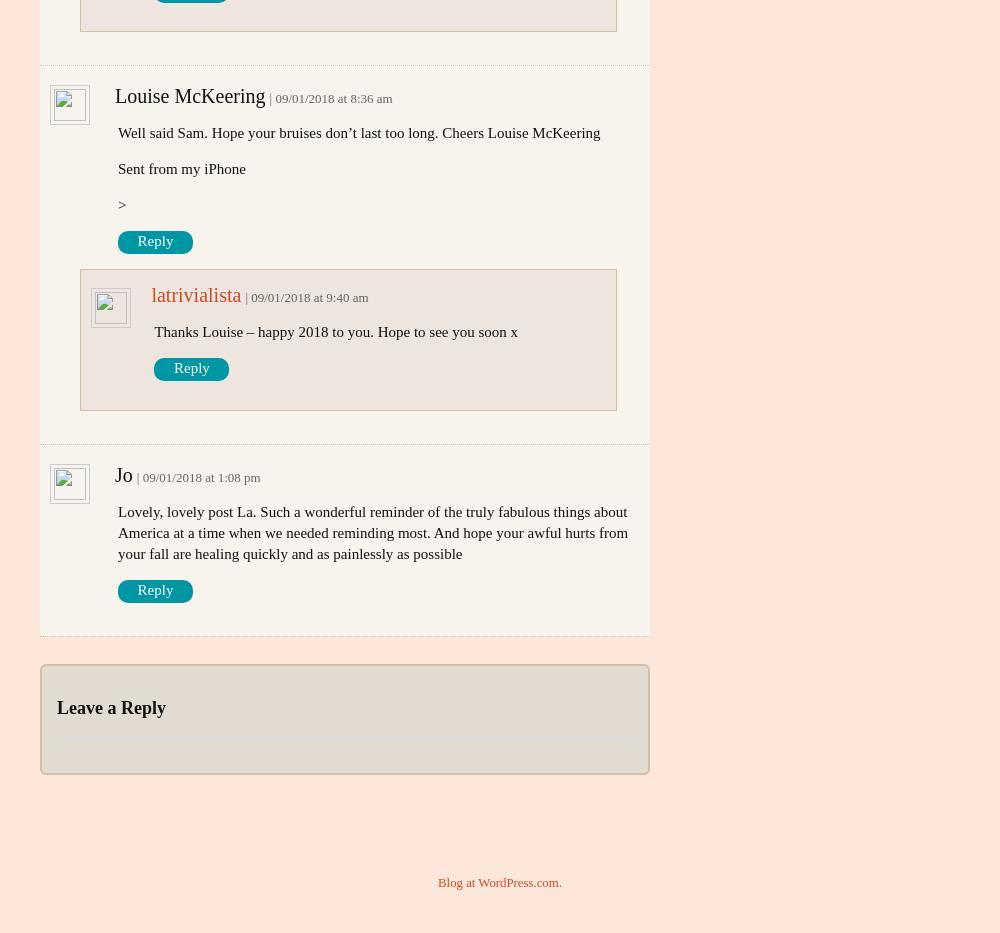 The width and height of the screenshot is (1000, 933). Describe the element at coordinates (121, 204) in the screenshot. I see `'>'` at that location.